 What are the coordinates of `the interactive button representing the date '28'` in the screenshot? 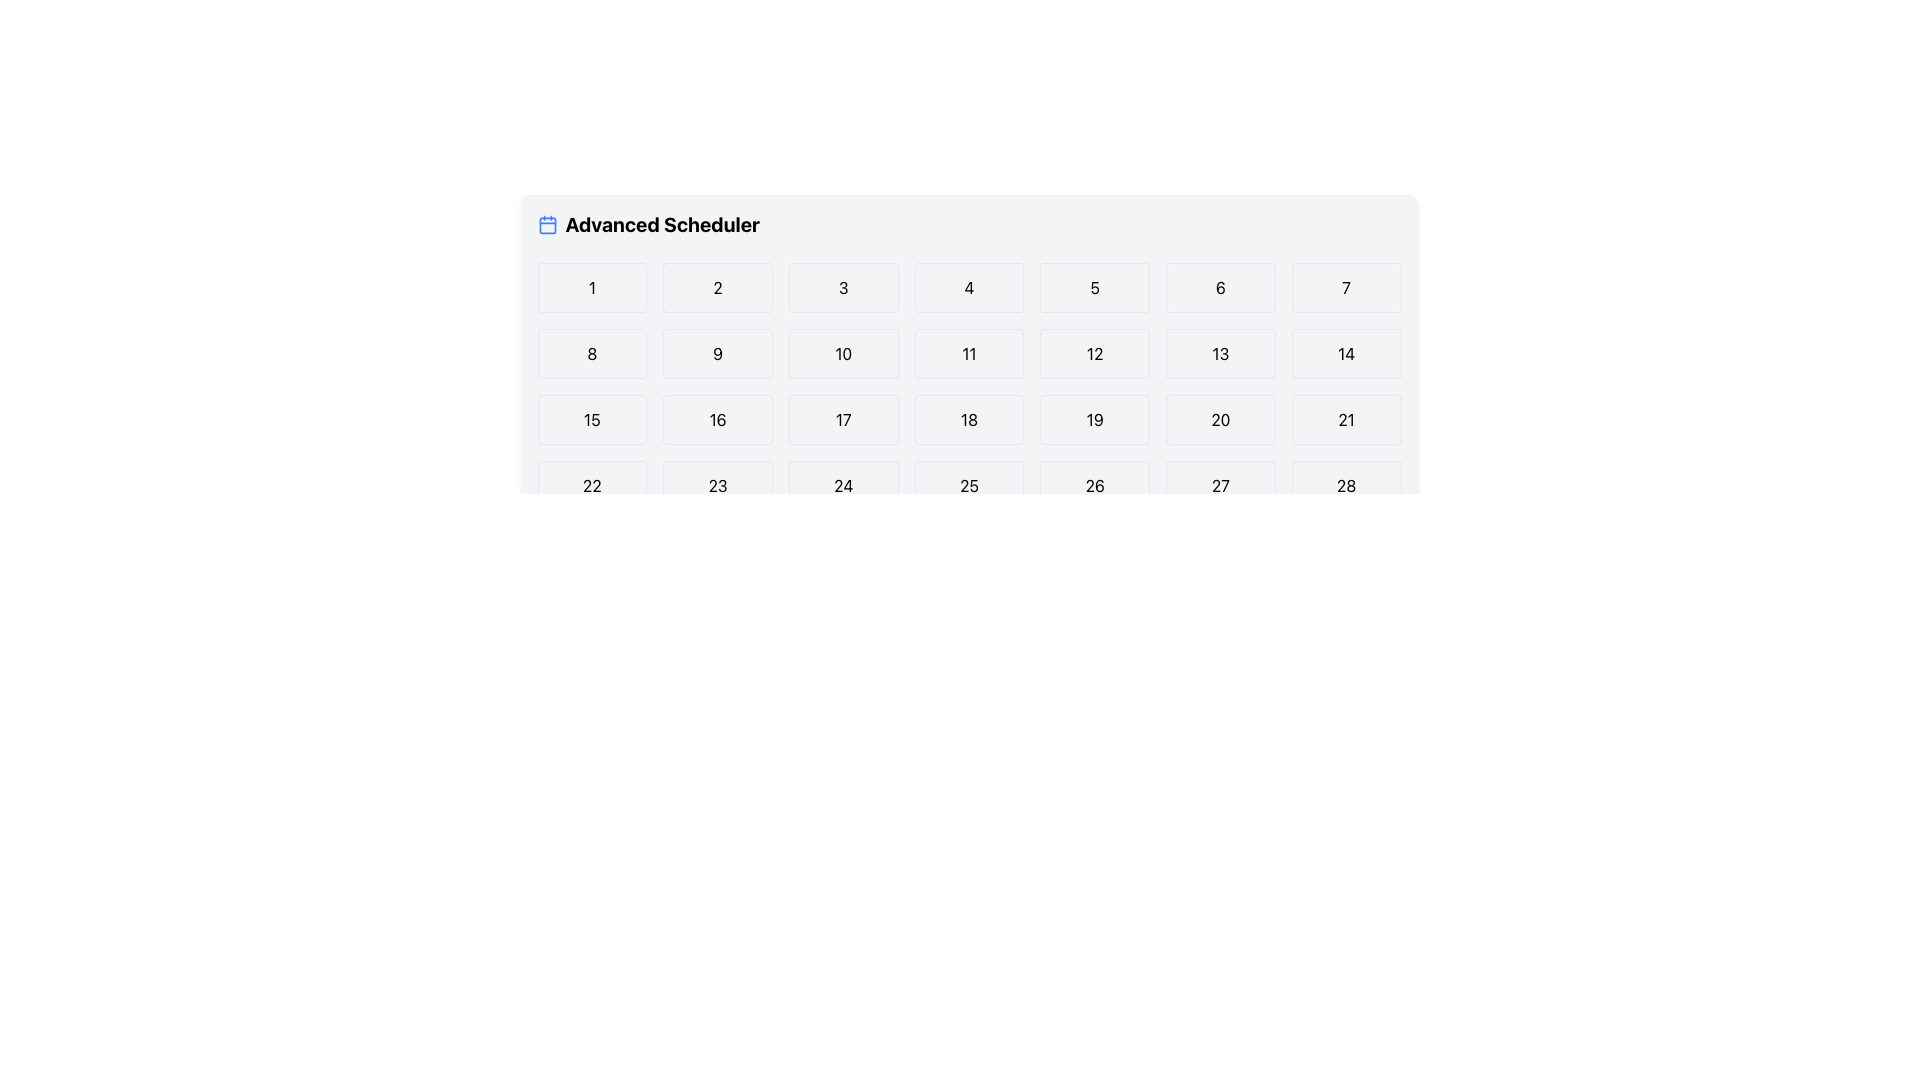 It's located at (1346, 486).